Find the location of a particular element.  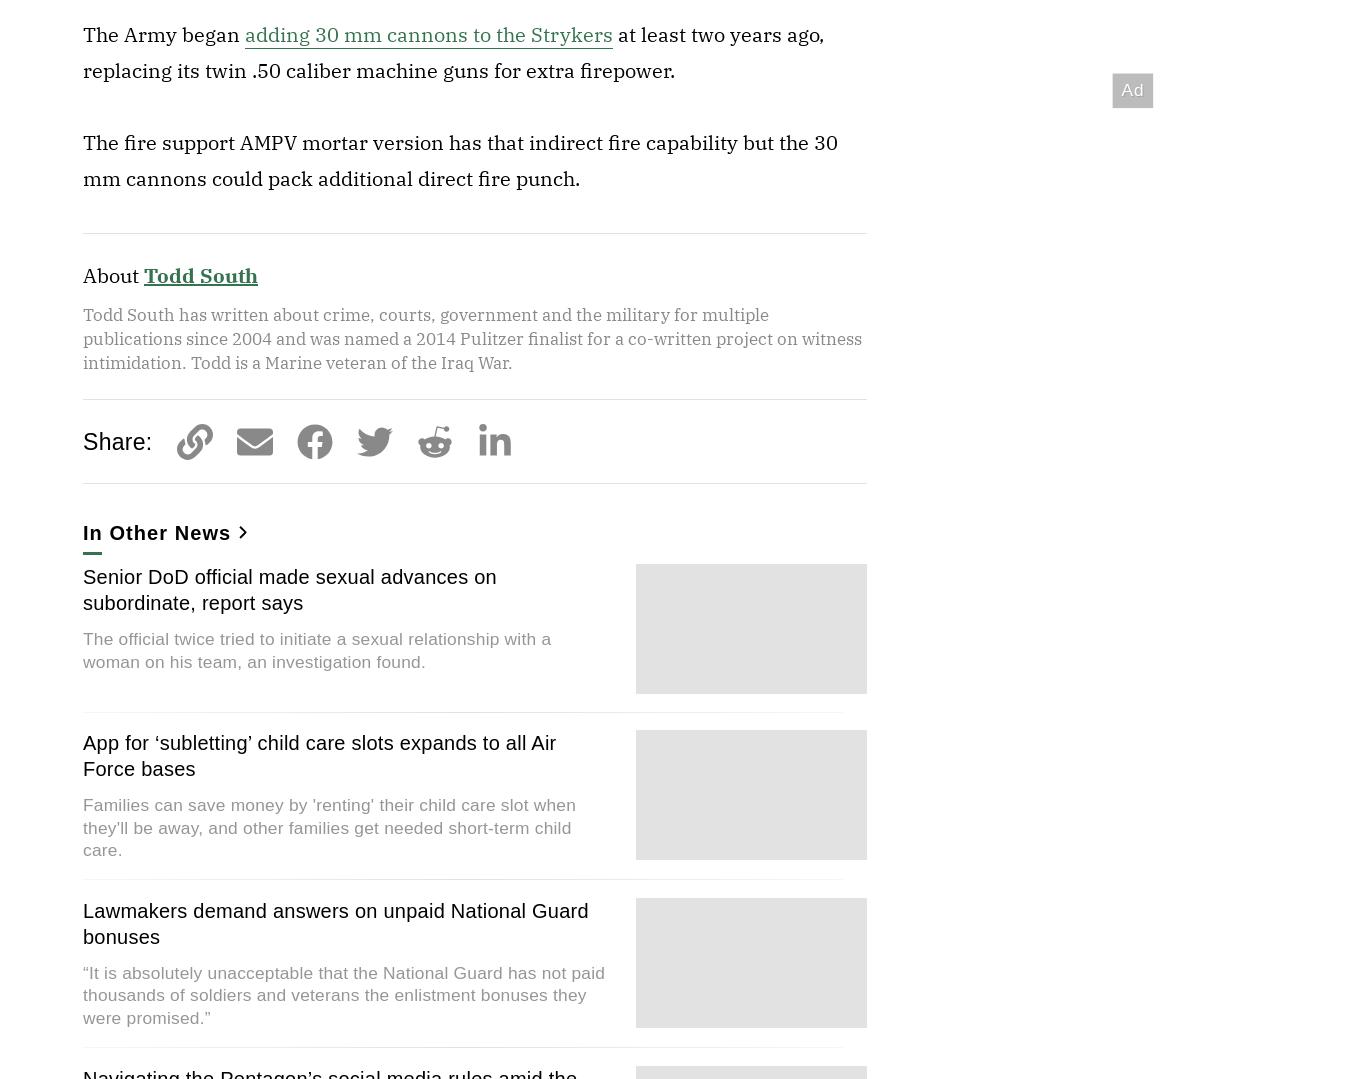

'Todd South' is located at coordinates (199, 275).